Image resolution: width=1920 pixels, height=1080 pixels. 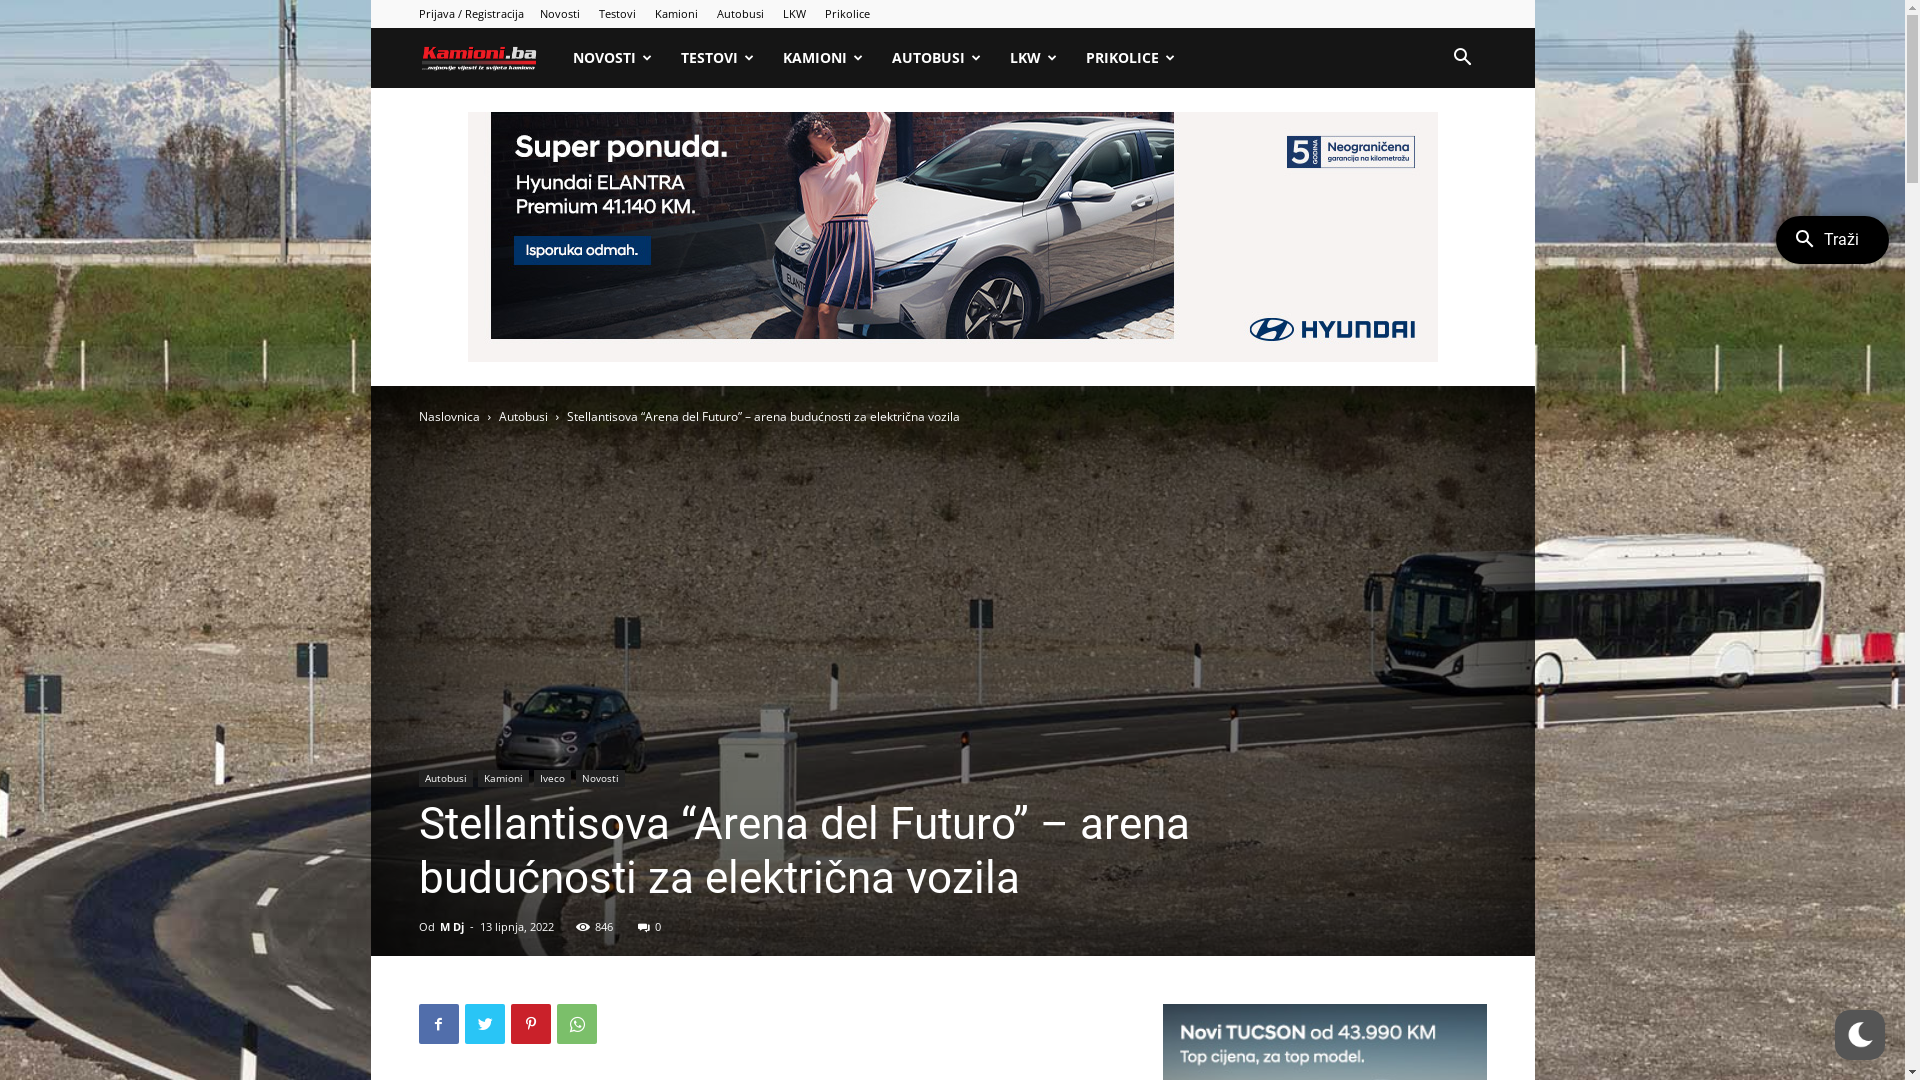 I want to click on 'Autobusi', so click(x=416, y=777).